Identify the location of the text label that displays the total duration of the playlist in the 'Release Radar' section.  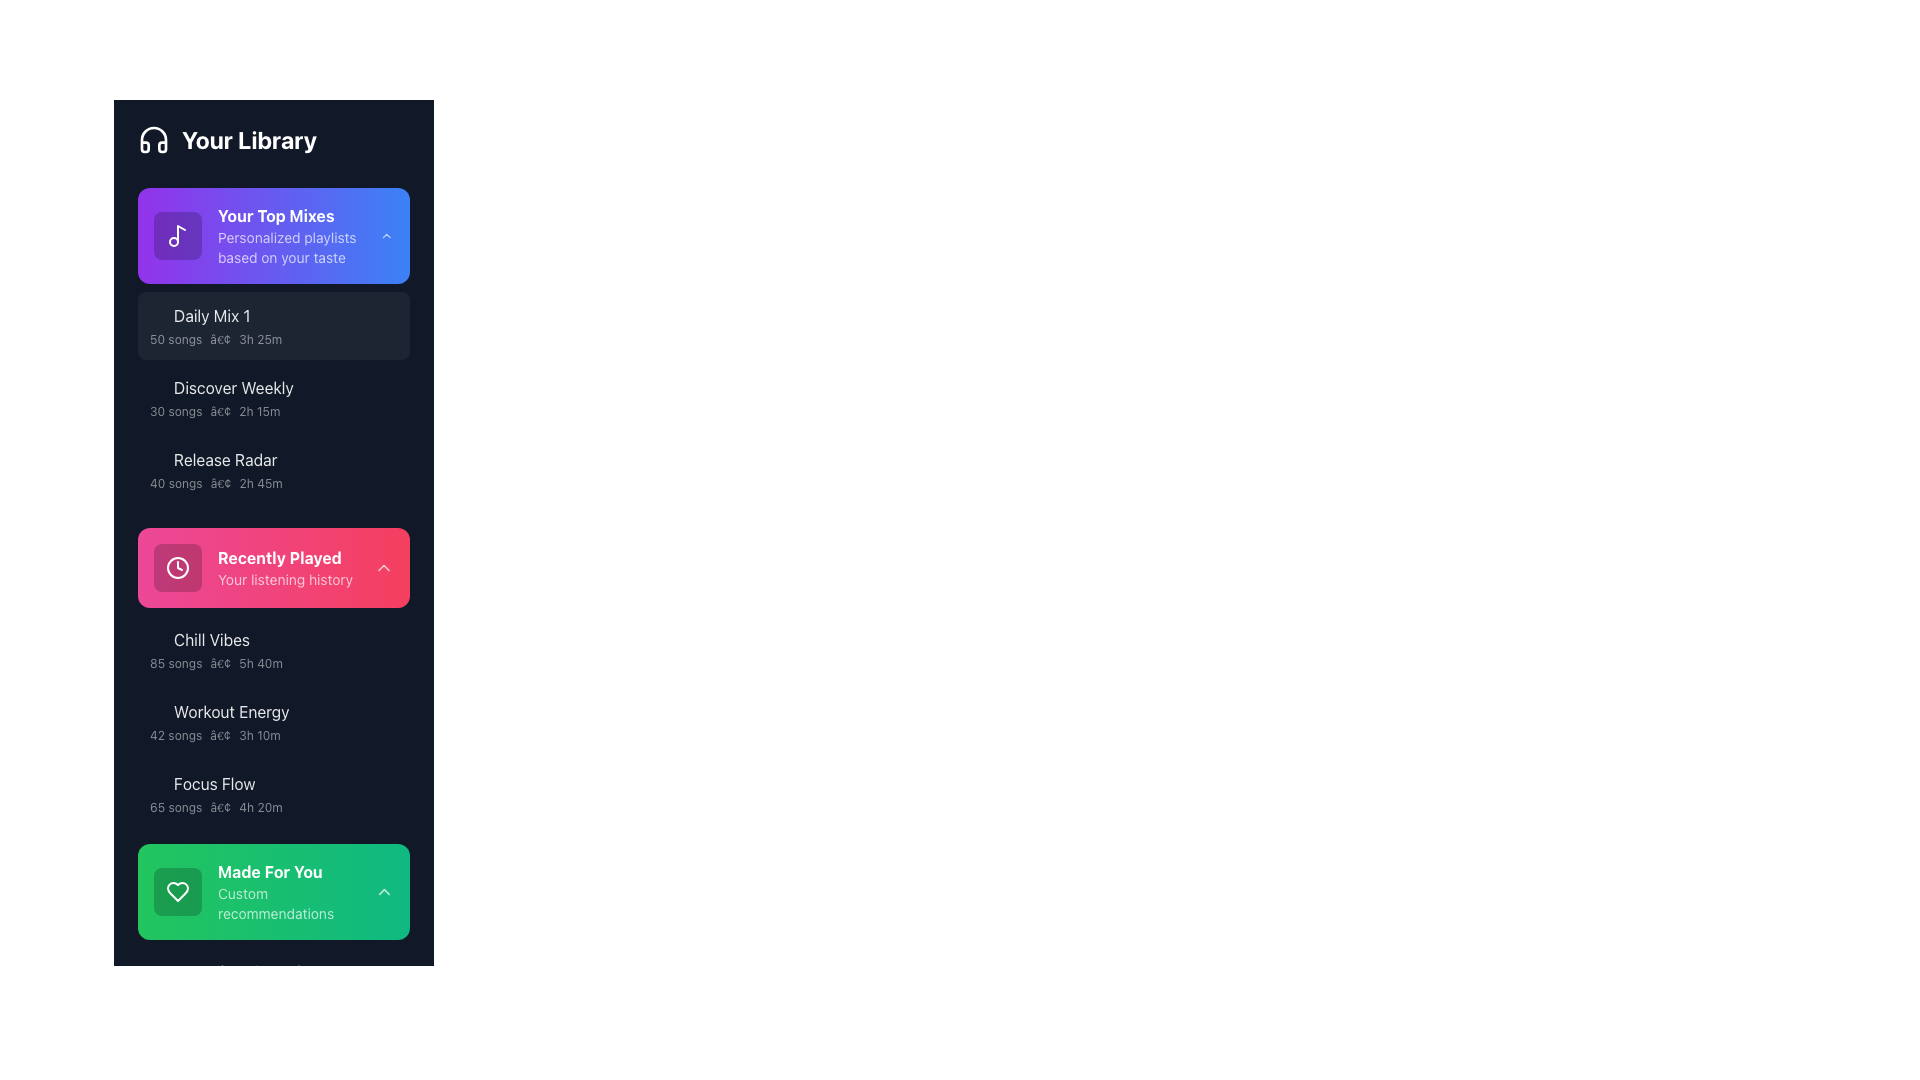
(260, 483).